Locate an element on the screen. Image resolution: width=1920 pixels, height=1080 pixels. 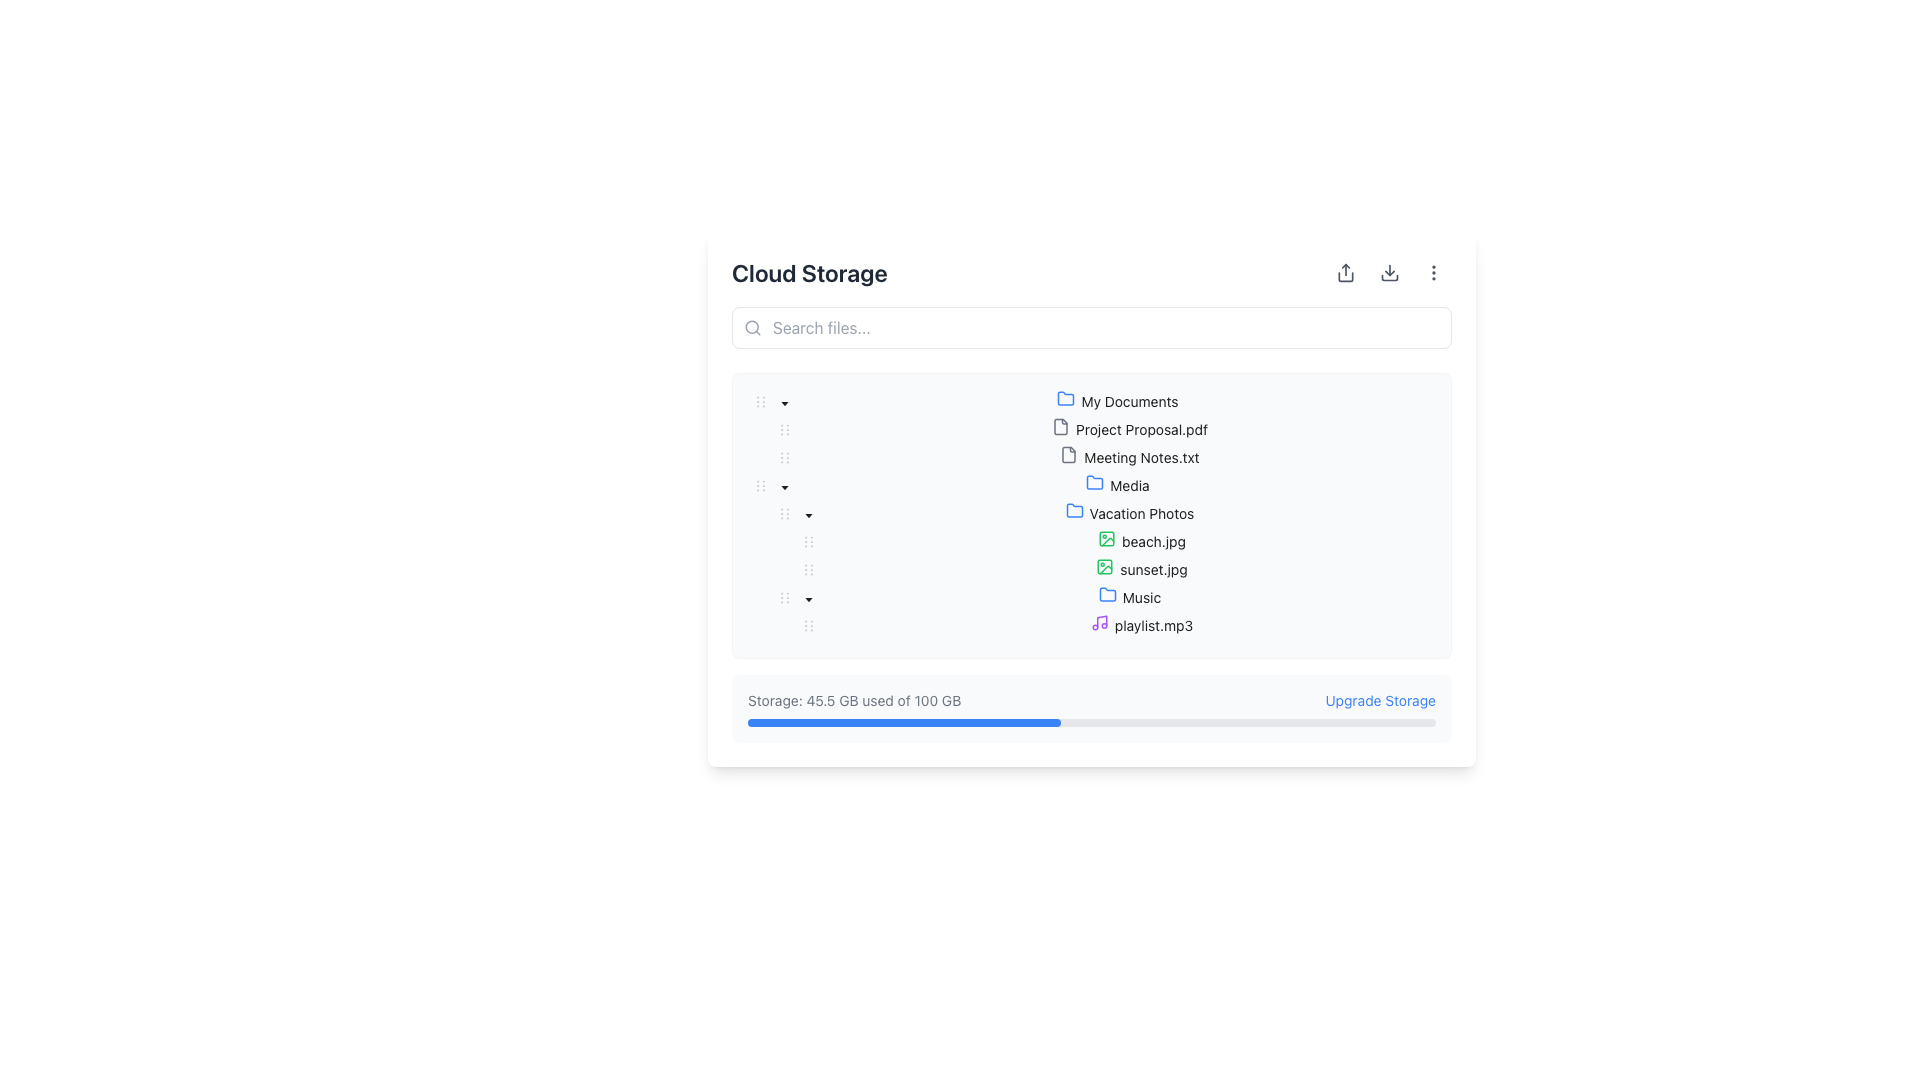
to select the audio file labeled 'playlist.mp3', which is located under the 'Music' folder and is positioned to the right of a purple music note icon is located at coordinates (1153, 623).